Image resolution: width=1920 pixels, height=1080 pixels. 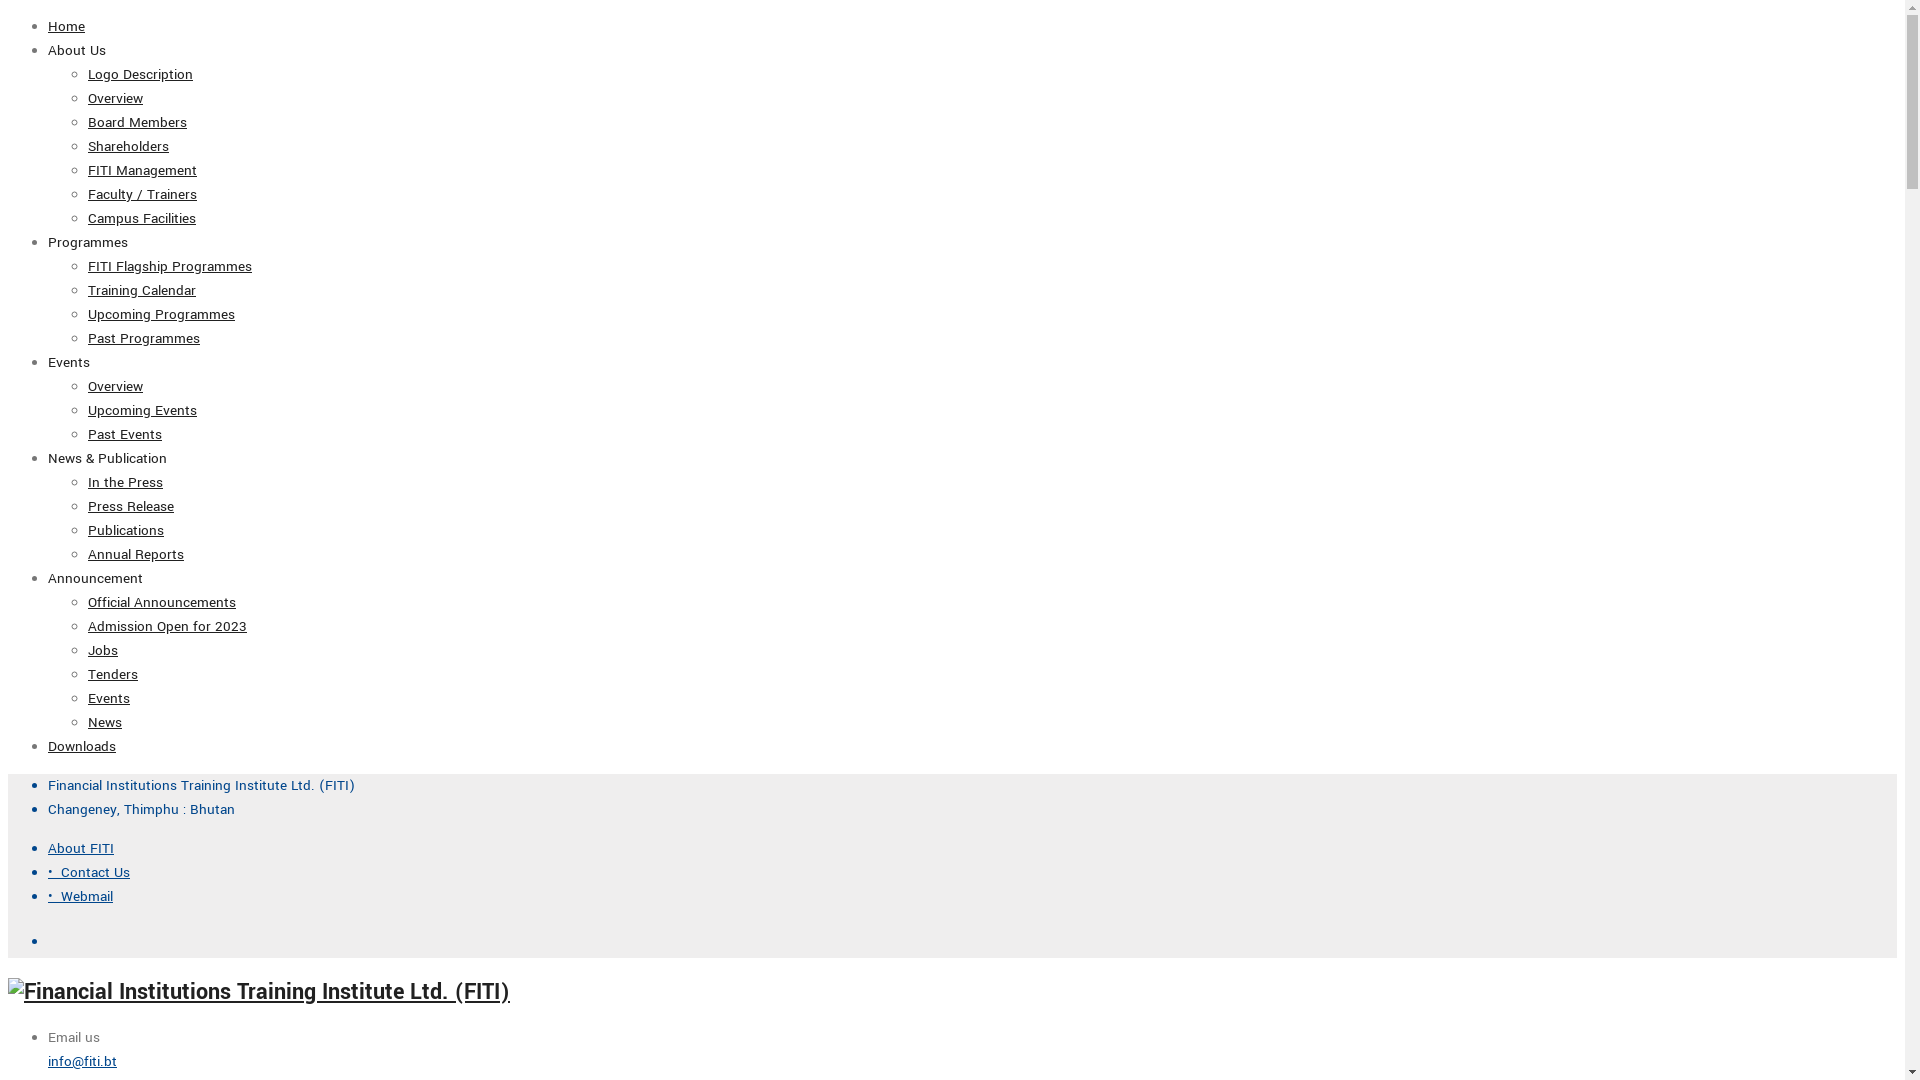 I want to click on 'Upcoming Events', so click(x=86, y=409).